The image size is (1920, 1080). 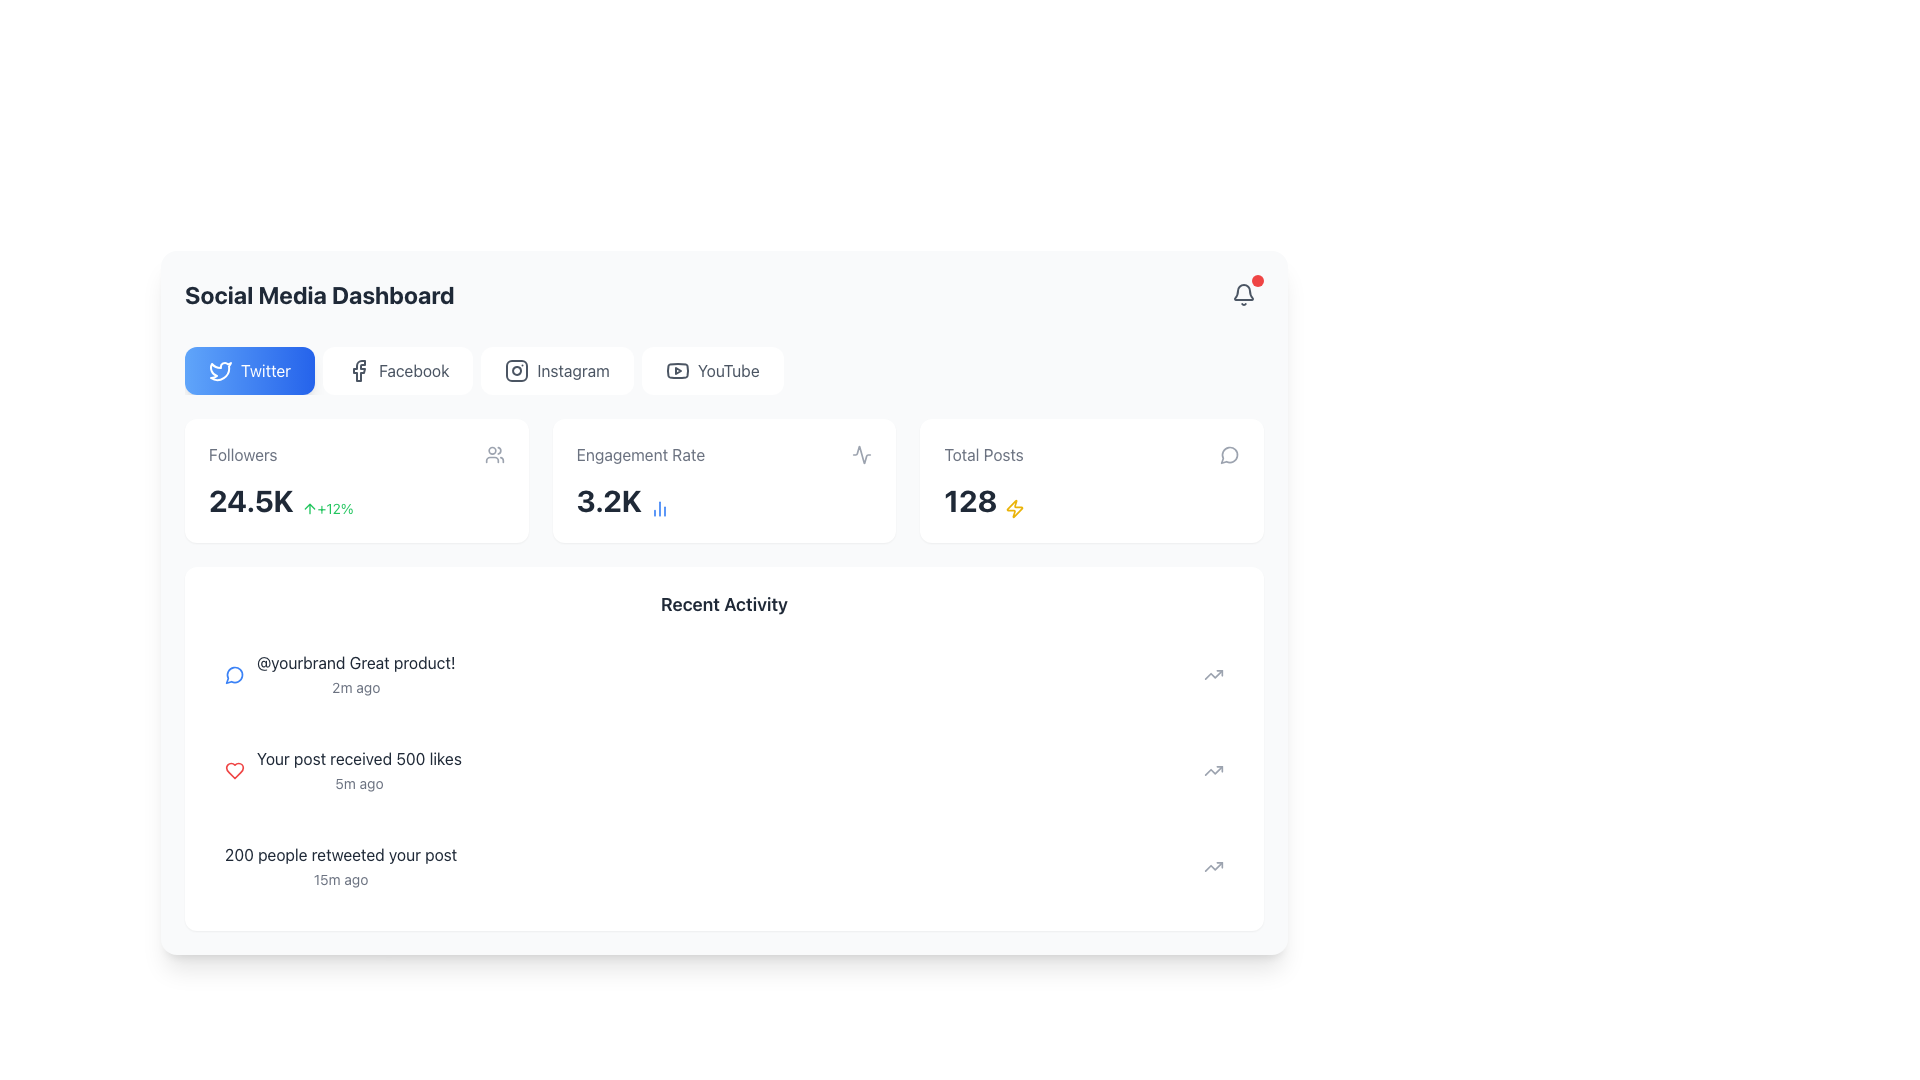 I want to click on the 'Facebook' button with a white background and rounded corners, so click(x=398, y=370).